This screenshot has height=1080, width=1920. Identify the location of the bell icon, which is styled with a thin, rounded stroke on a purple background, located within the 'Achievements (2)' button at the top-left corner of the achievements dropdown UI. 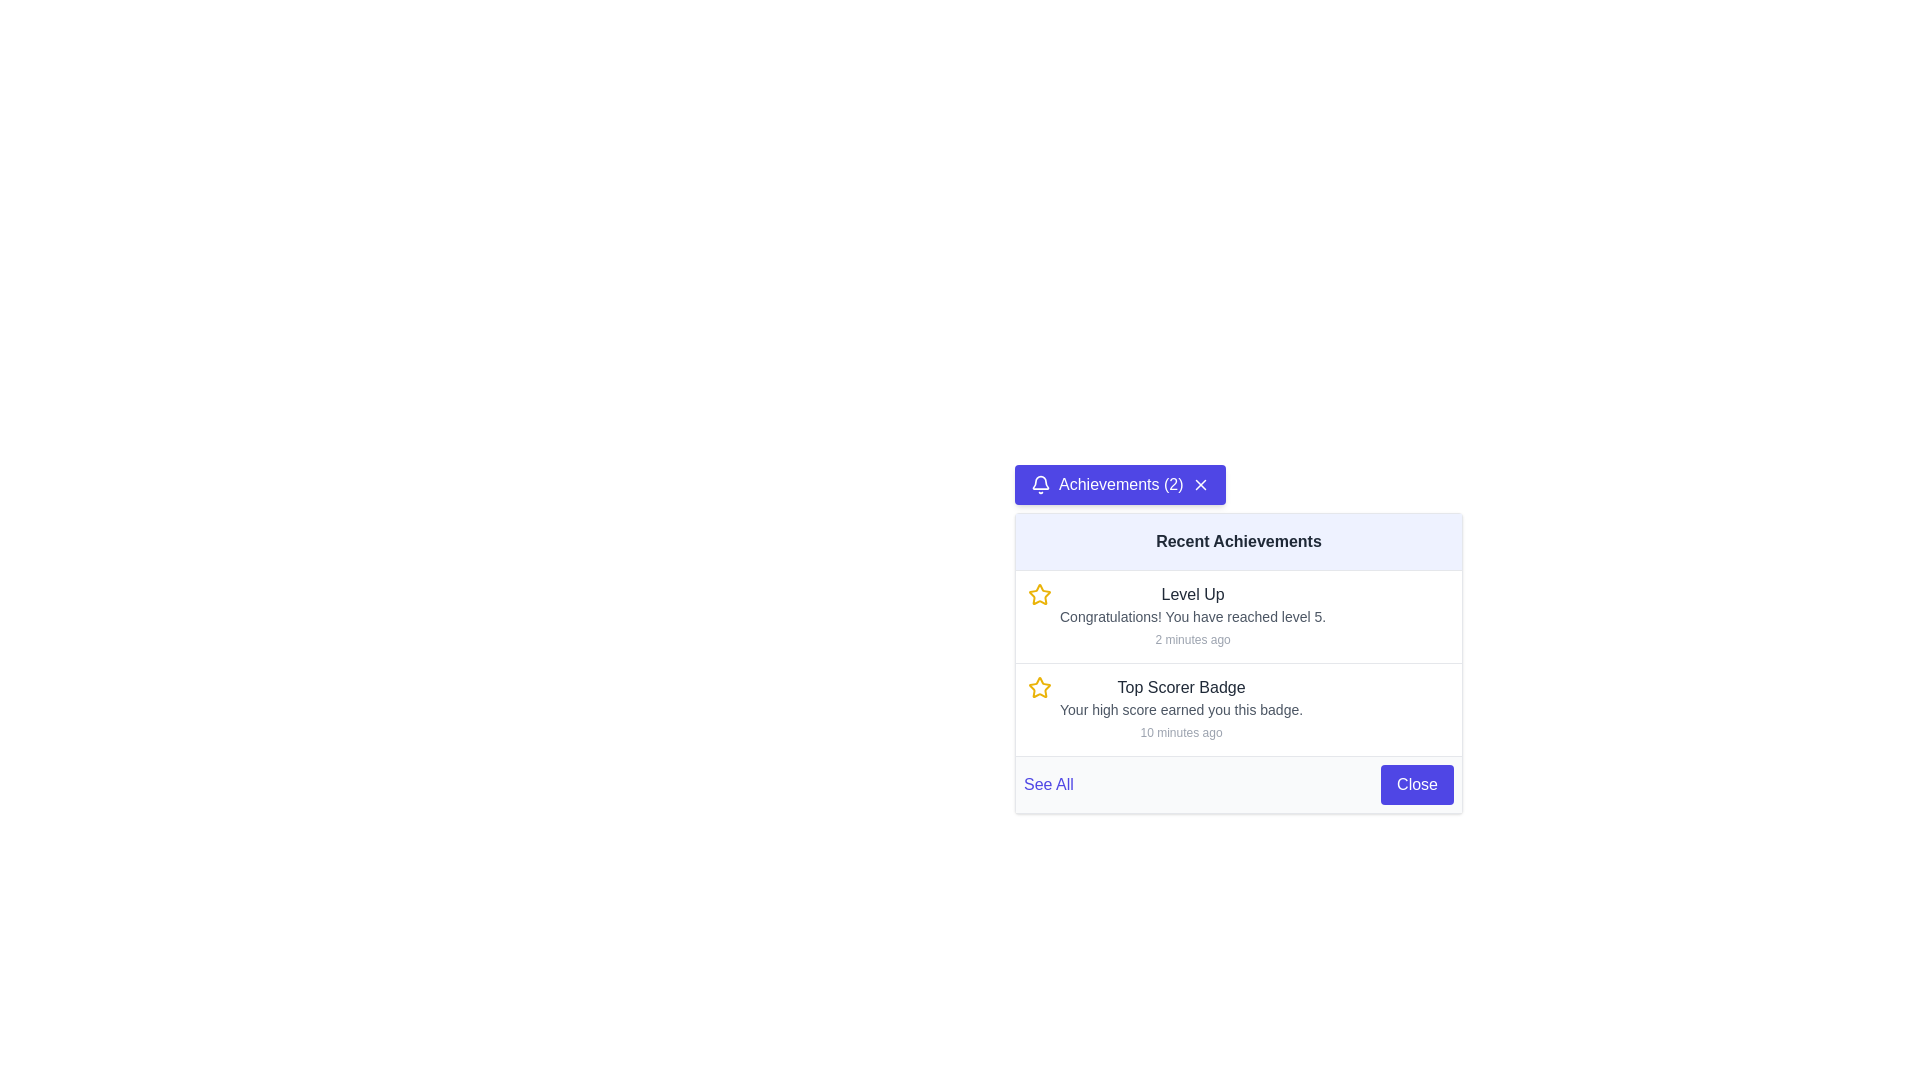
(1040, 485).